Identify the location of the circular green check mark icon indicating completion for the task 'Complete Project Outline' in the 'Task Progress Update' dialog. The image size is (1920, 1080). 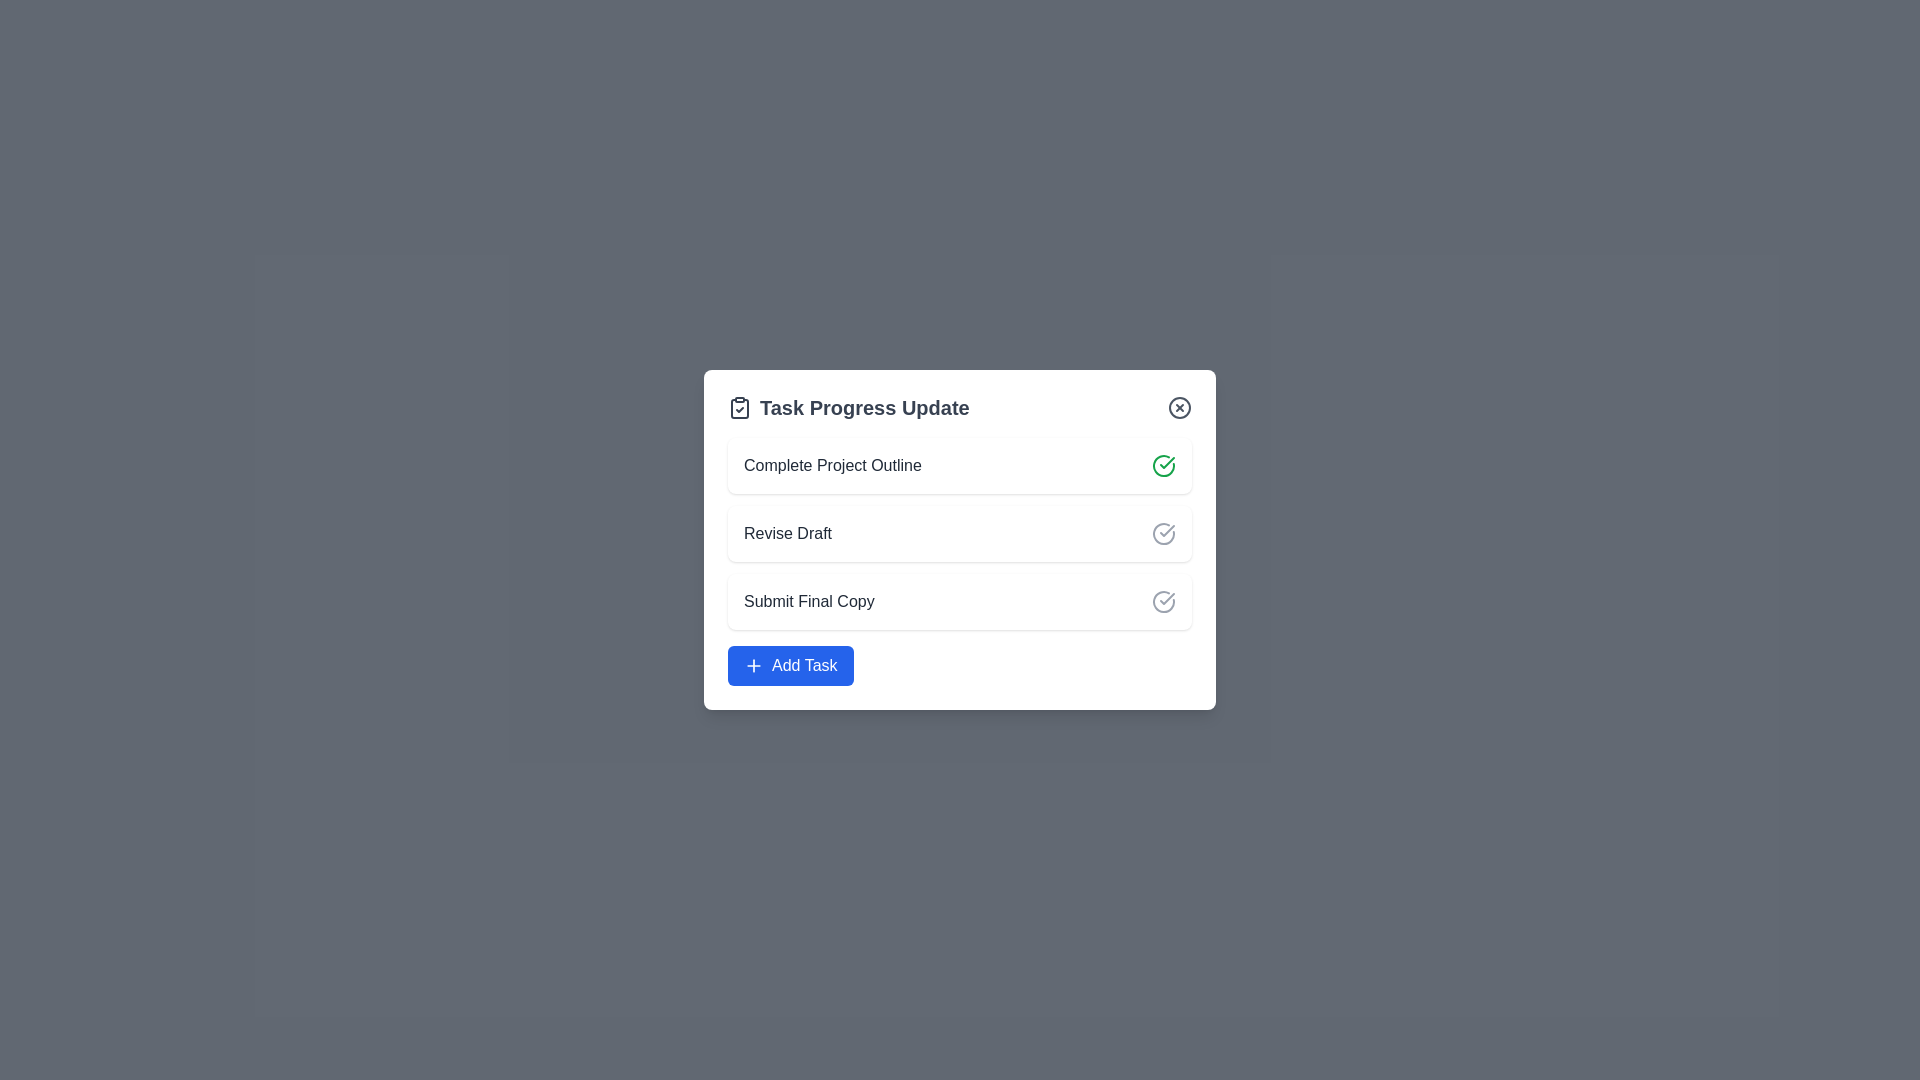
(1163, 466).